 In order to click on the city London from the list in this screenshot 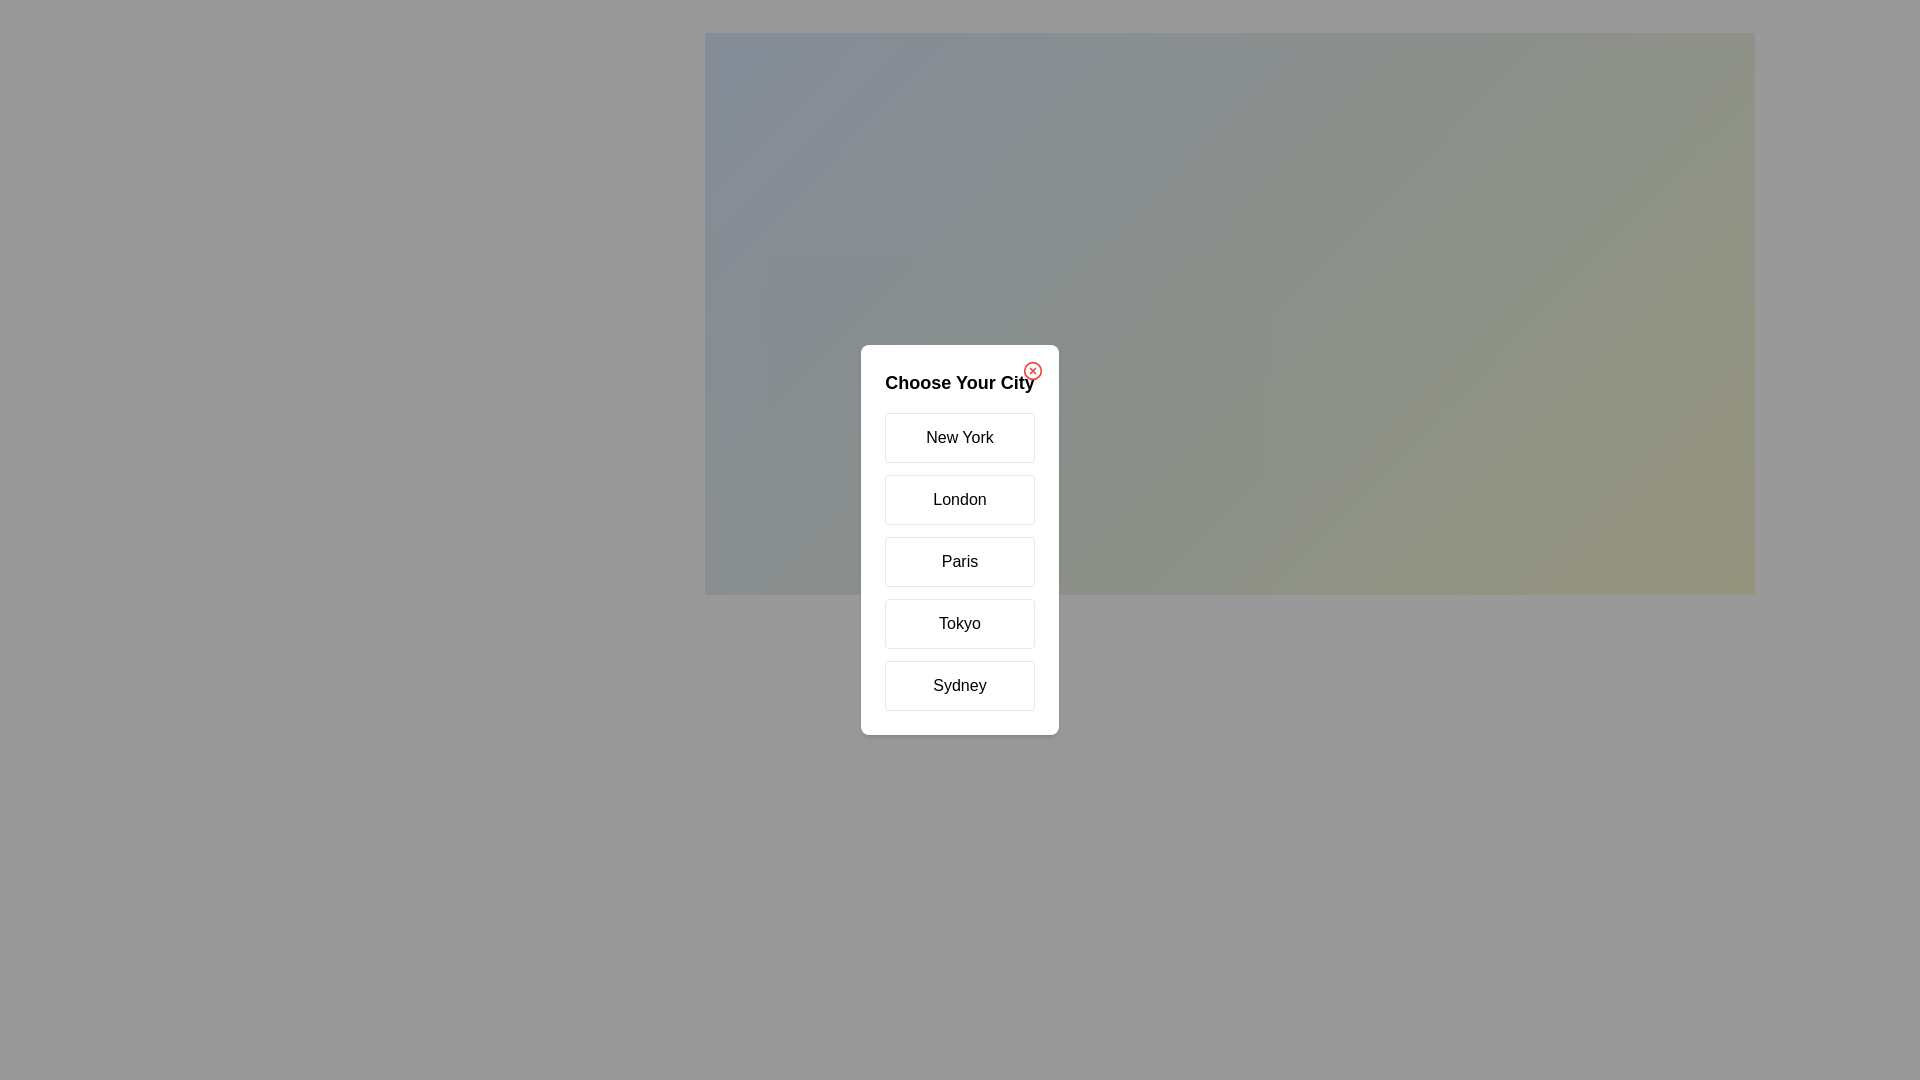, I will do `click(960, 499)`.